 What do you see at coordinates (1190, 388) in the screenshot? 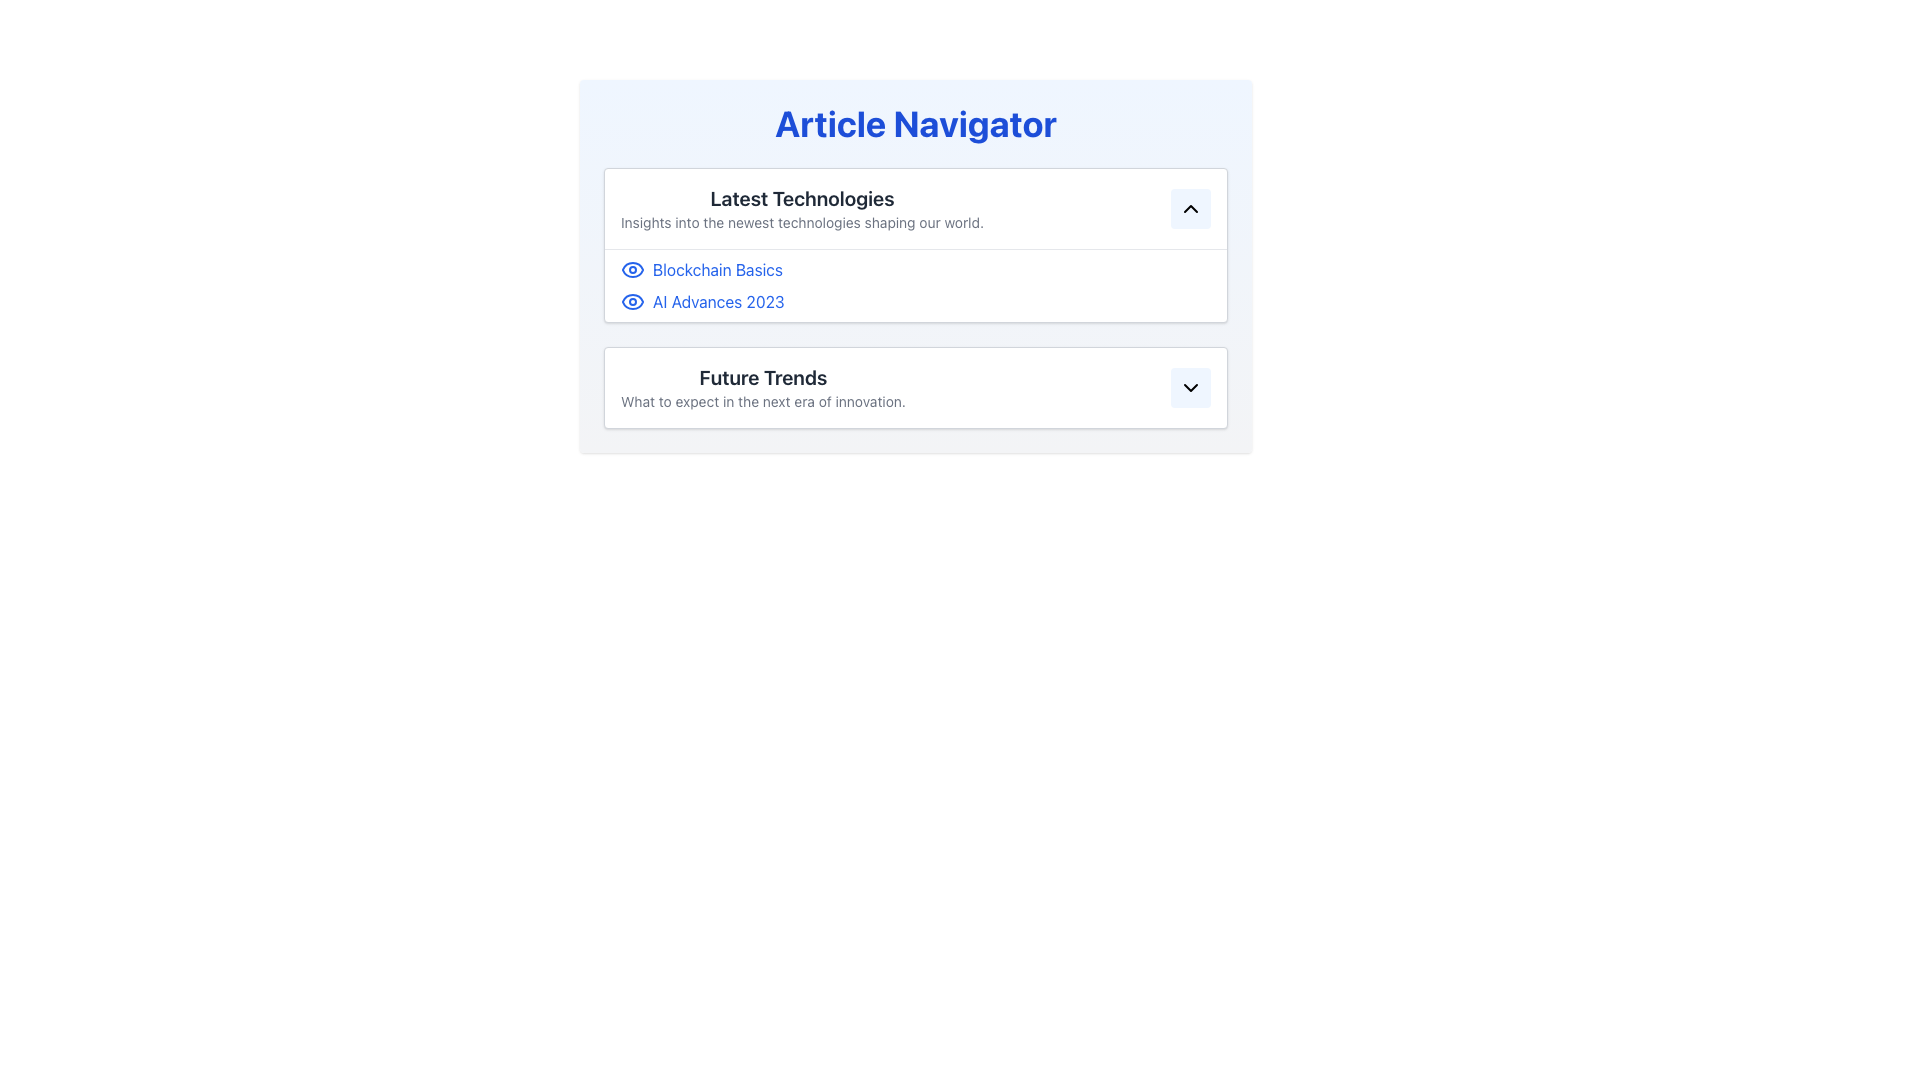
I see `the downward-facing chevron icon within the interactive gray button area` at bounding box center [1190, 388].